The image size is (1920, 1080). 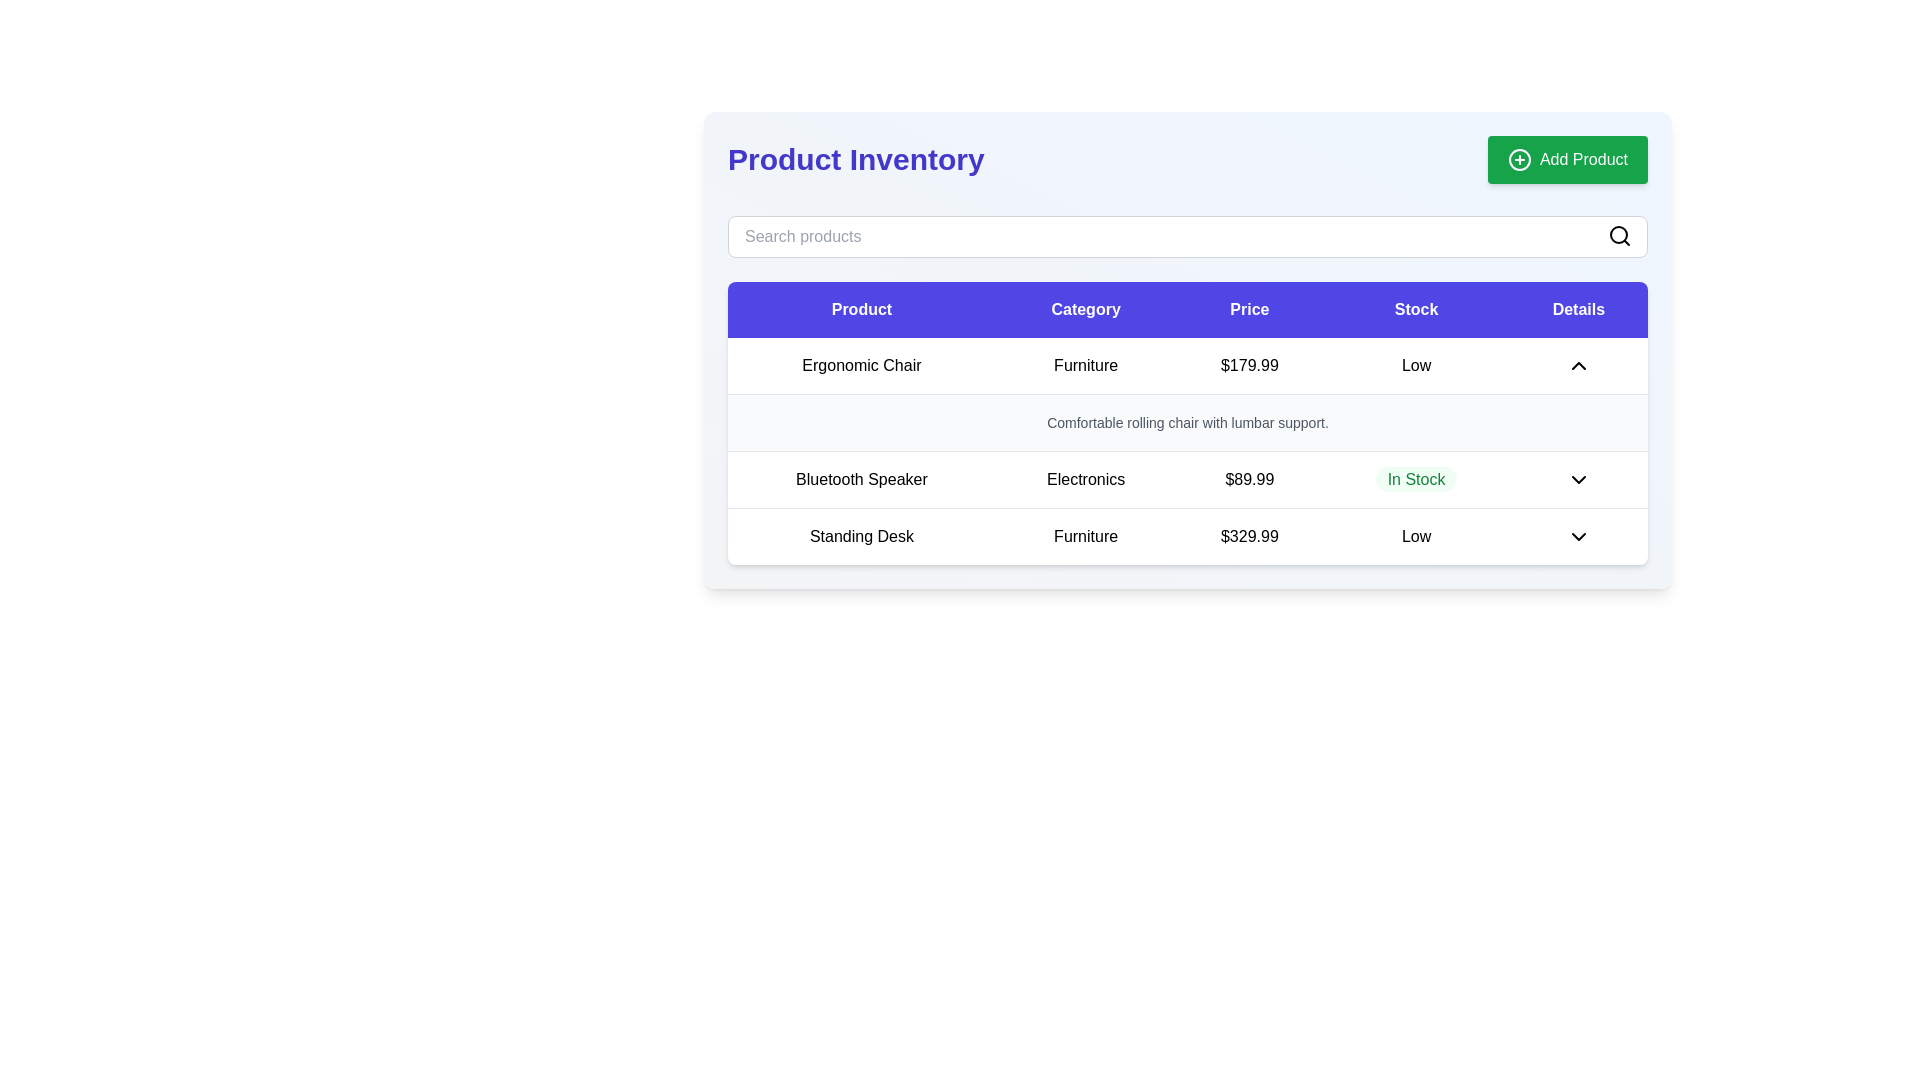 I want to click on the 'Add Product' button located in the upper-right corner of the interface, next to the 'Product Inventory' heading, so click(x=1567, y=158).